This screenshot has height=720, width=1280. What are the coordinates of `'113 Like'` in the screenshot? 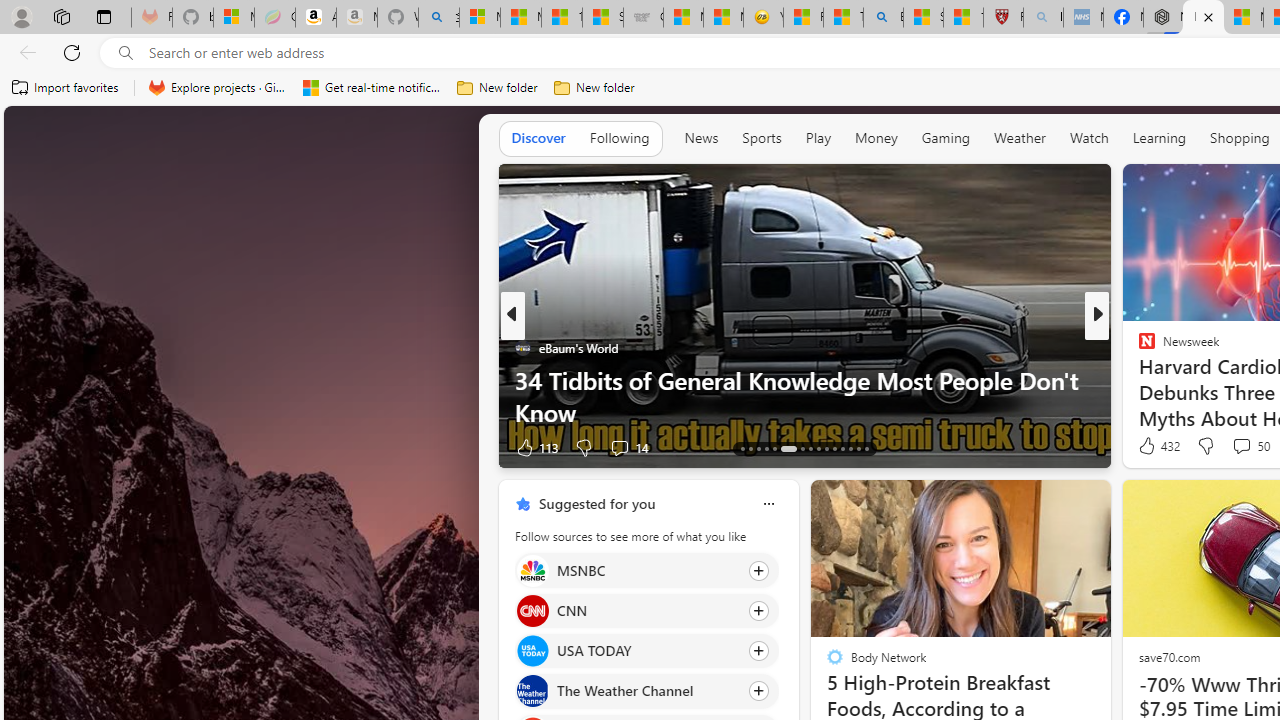 It's located at (535, 446).